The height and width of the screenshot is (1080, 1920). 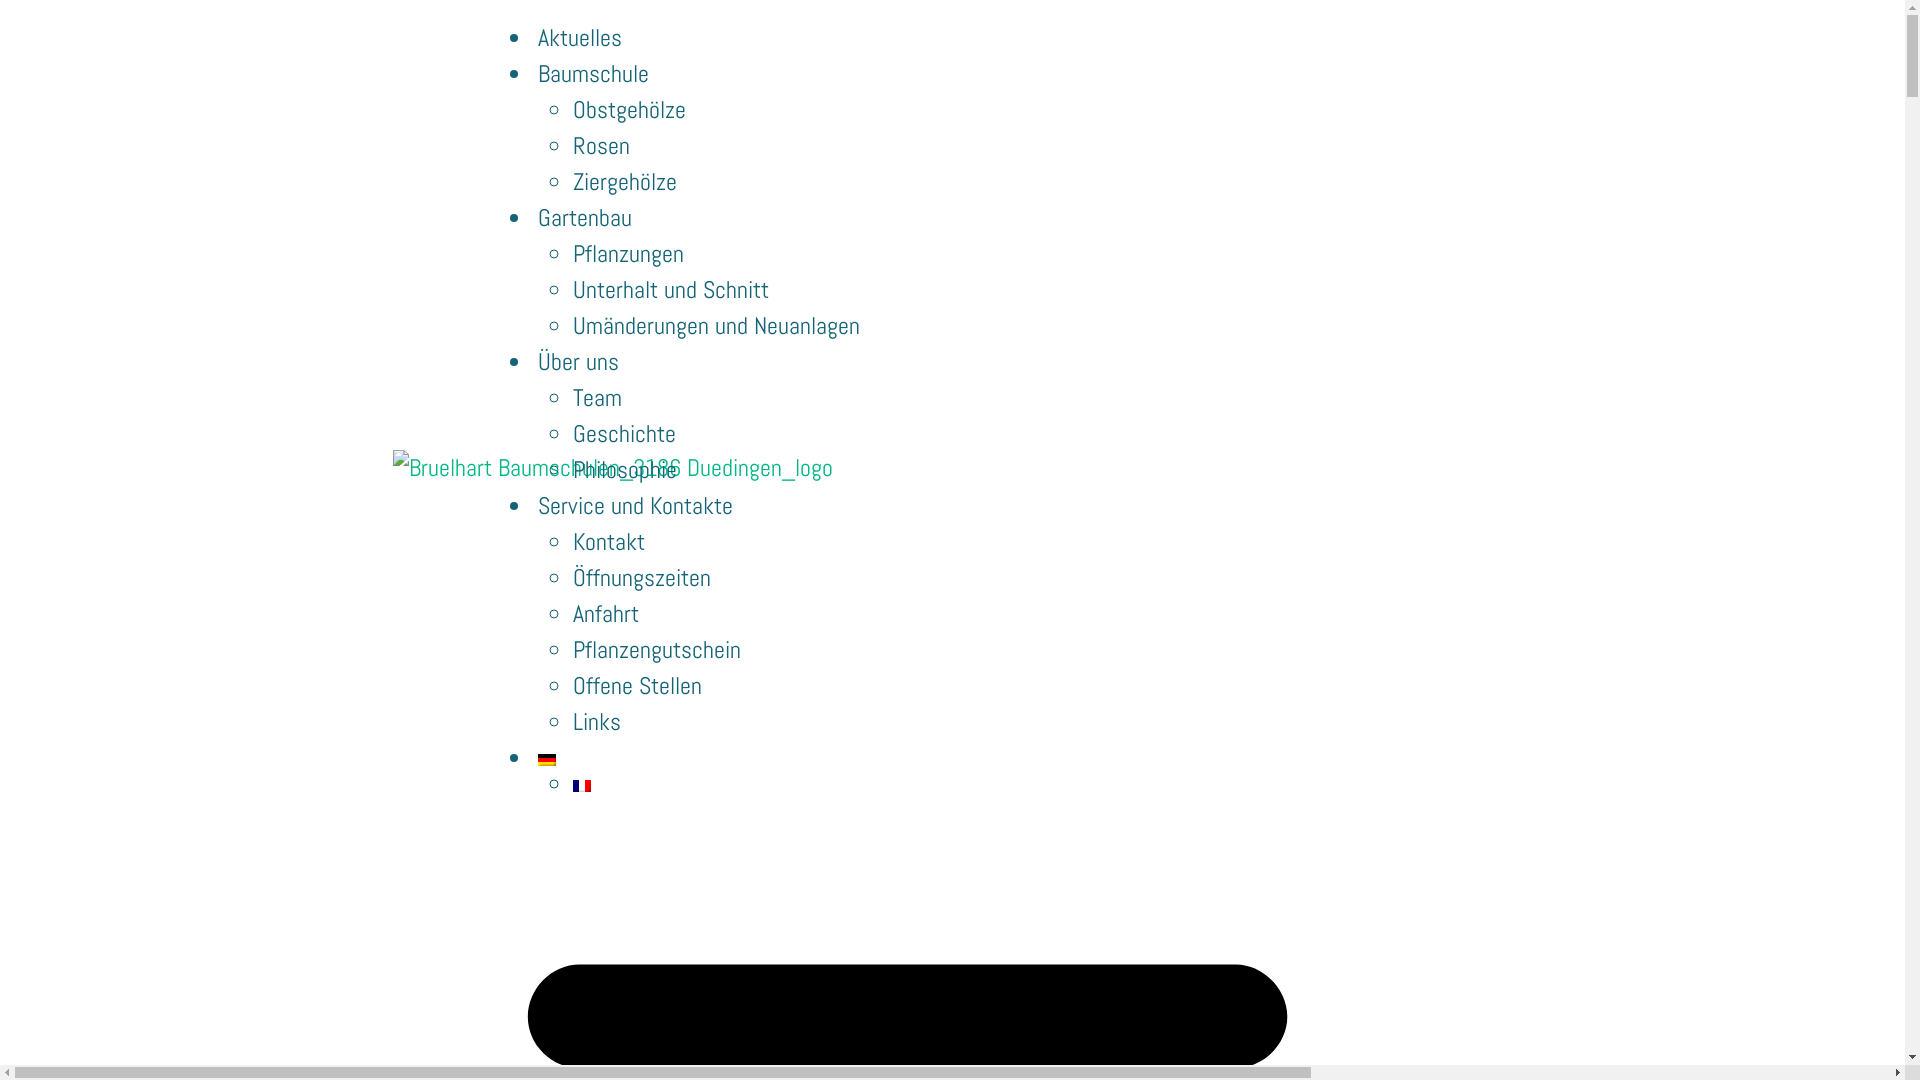 What do you see at coordinates (671, 289) in the screenshot?
I see `'Unterhalt und Schnitt'` at bounding box center [671, 289].